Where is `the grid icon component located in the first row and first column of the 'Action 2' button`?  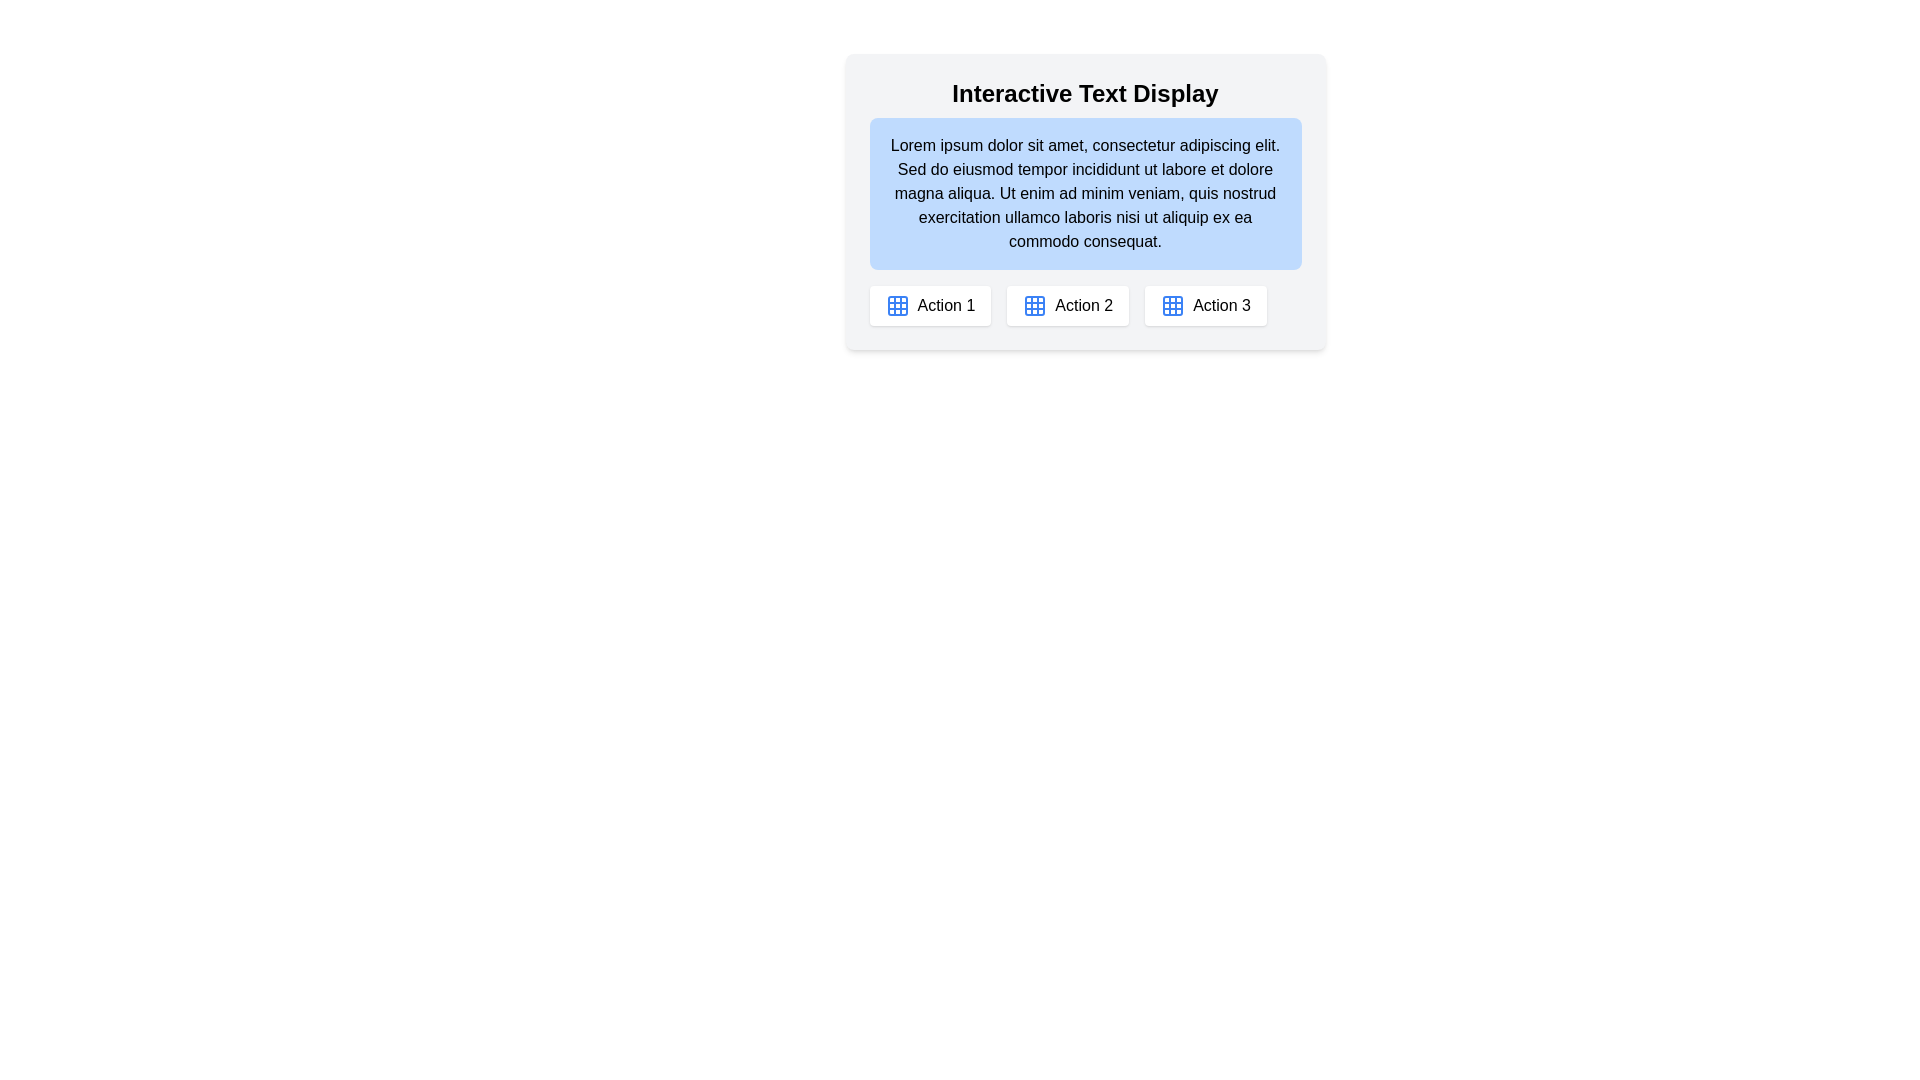
the grid icon component located in the first row and first column of the 'Action 2' button is located at coordinates (1035, 305).